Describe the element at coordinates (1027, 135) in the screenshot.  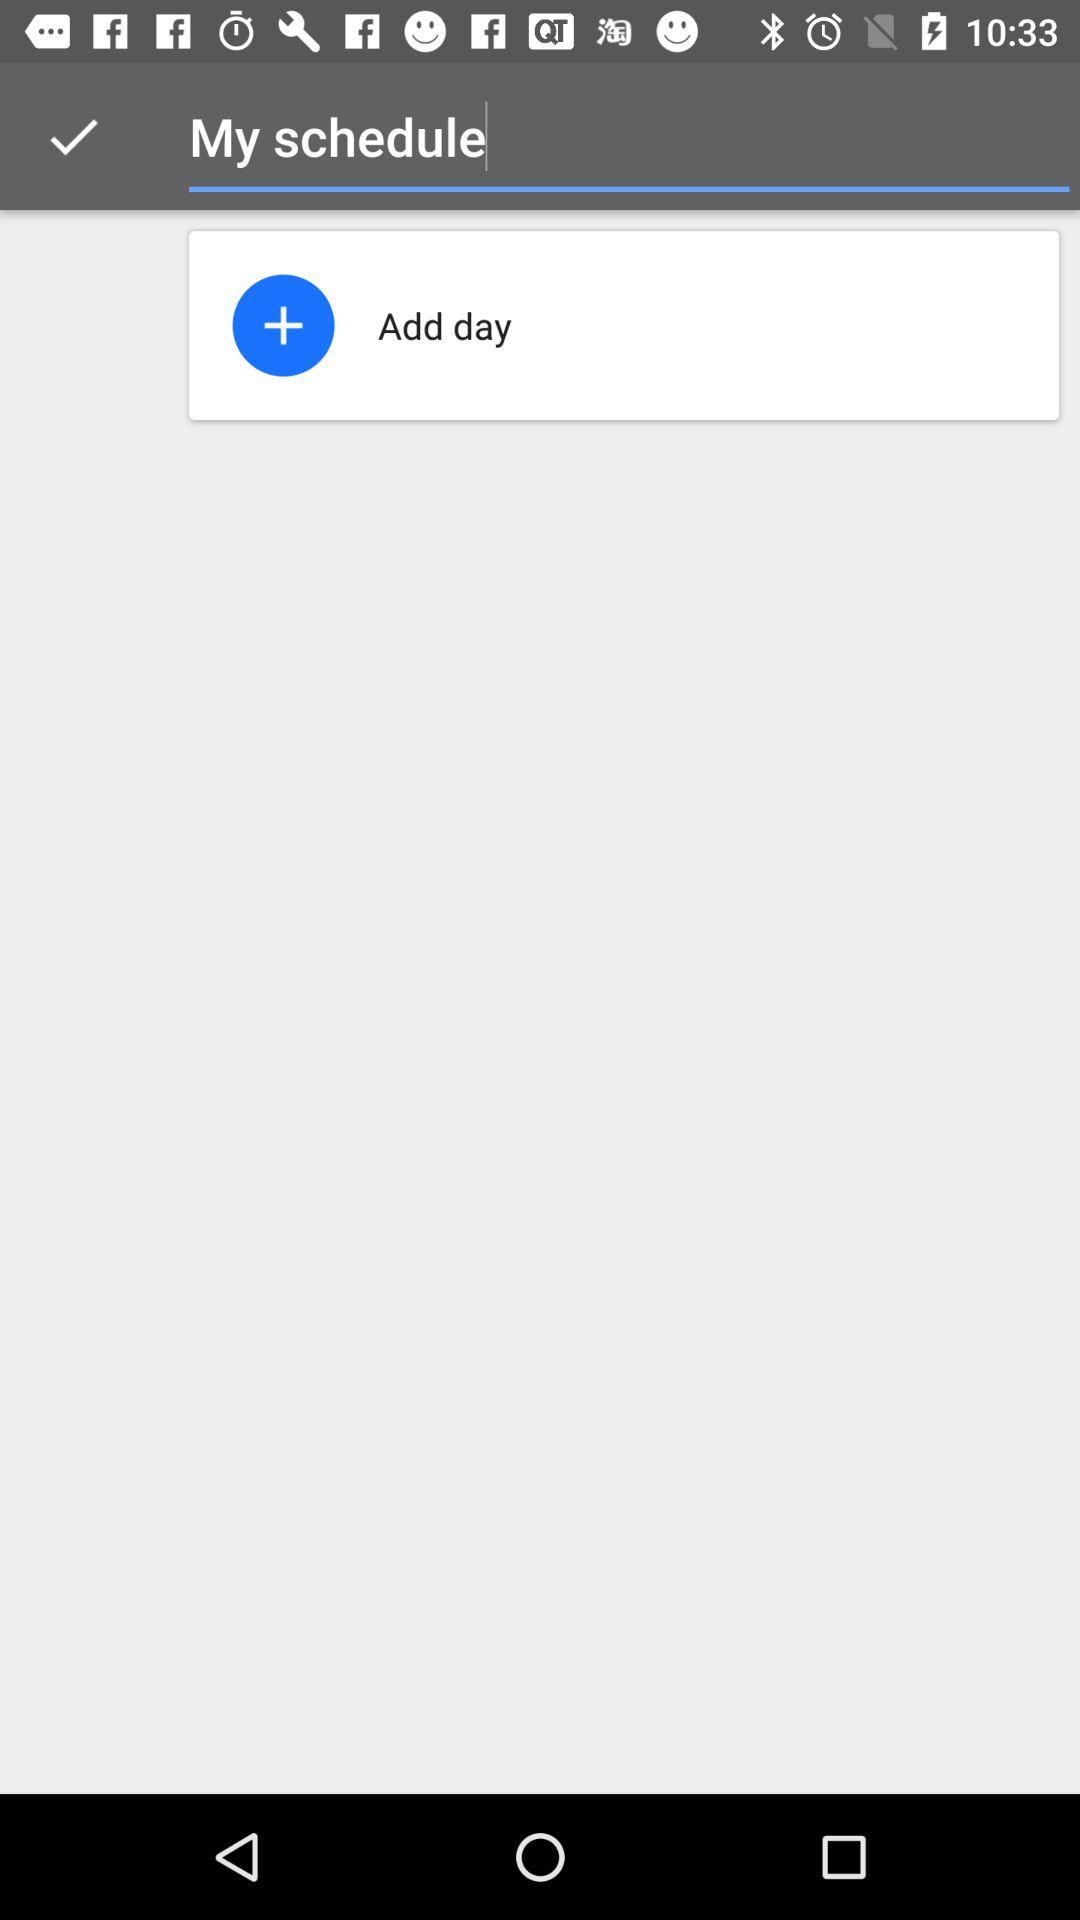
I see `icon next to my schedule item` at that location.